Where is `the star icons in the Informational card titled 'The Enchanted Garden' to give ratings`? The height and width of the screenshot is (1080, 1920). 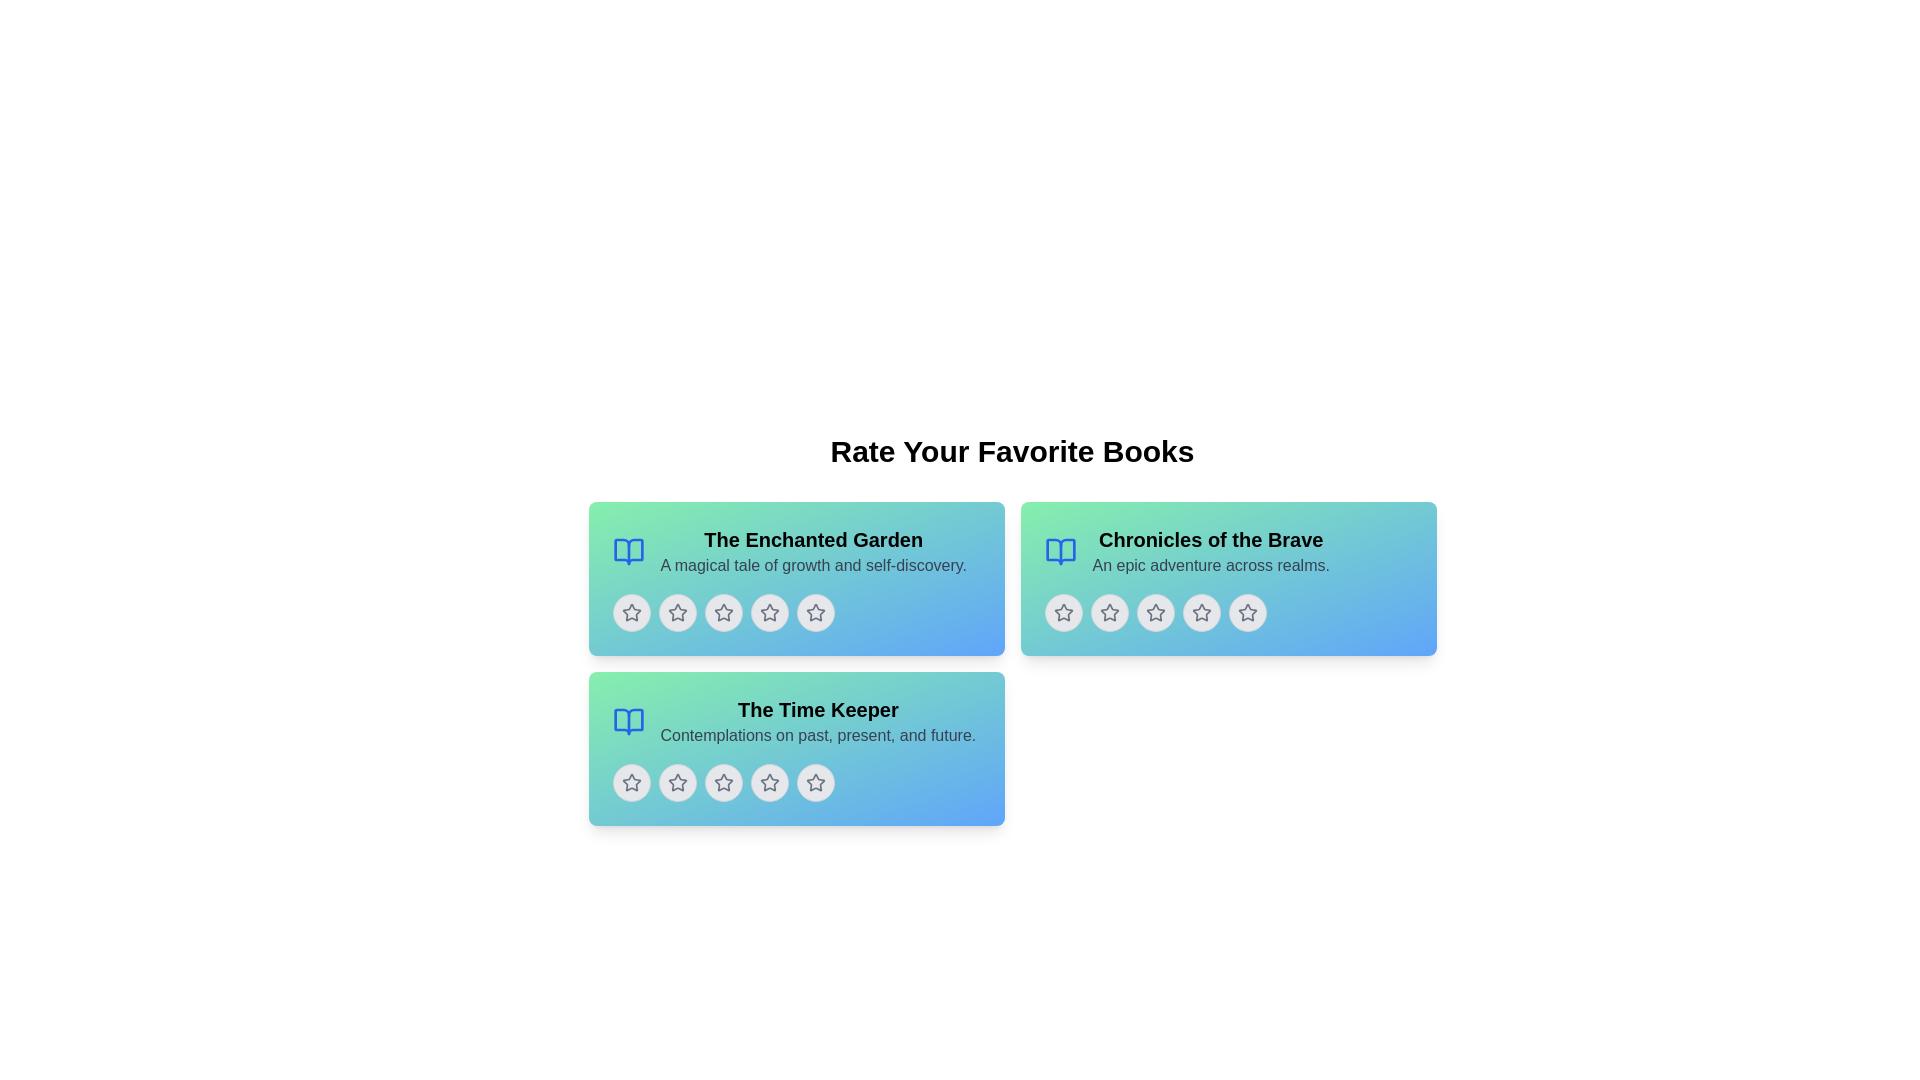 the star icons in the Informational card titled 'The Enchanted Garden' to give ratings is located at coordinates (795, 578).